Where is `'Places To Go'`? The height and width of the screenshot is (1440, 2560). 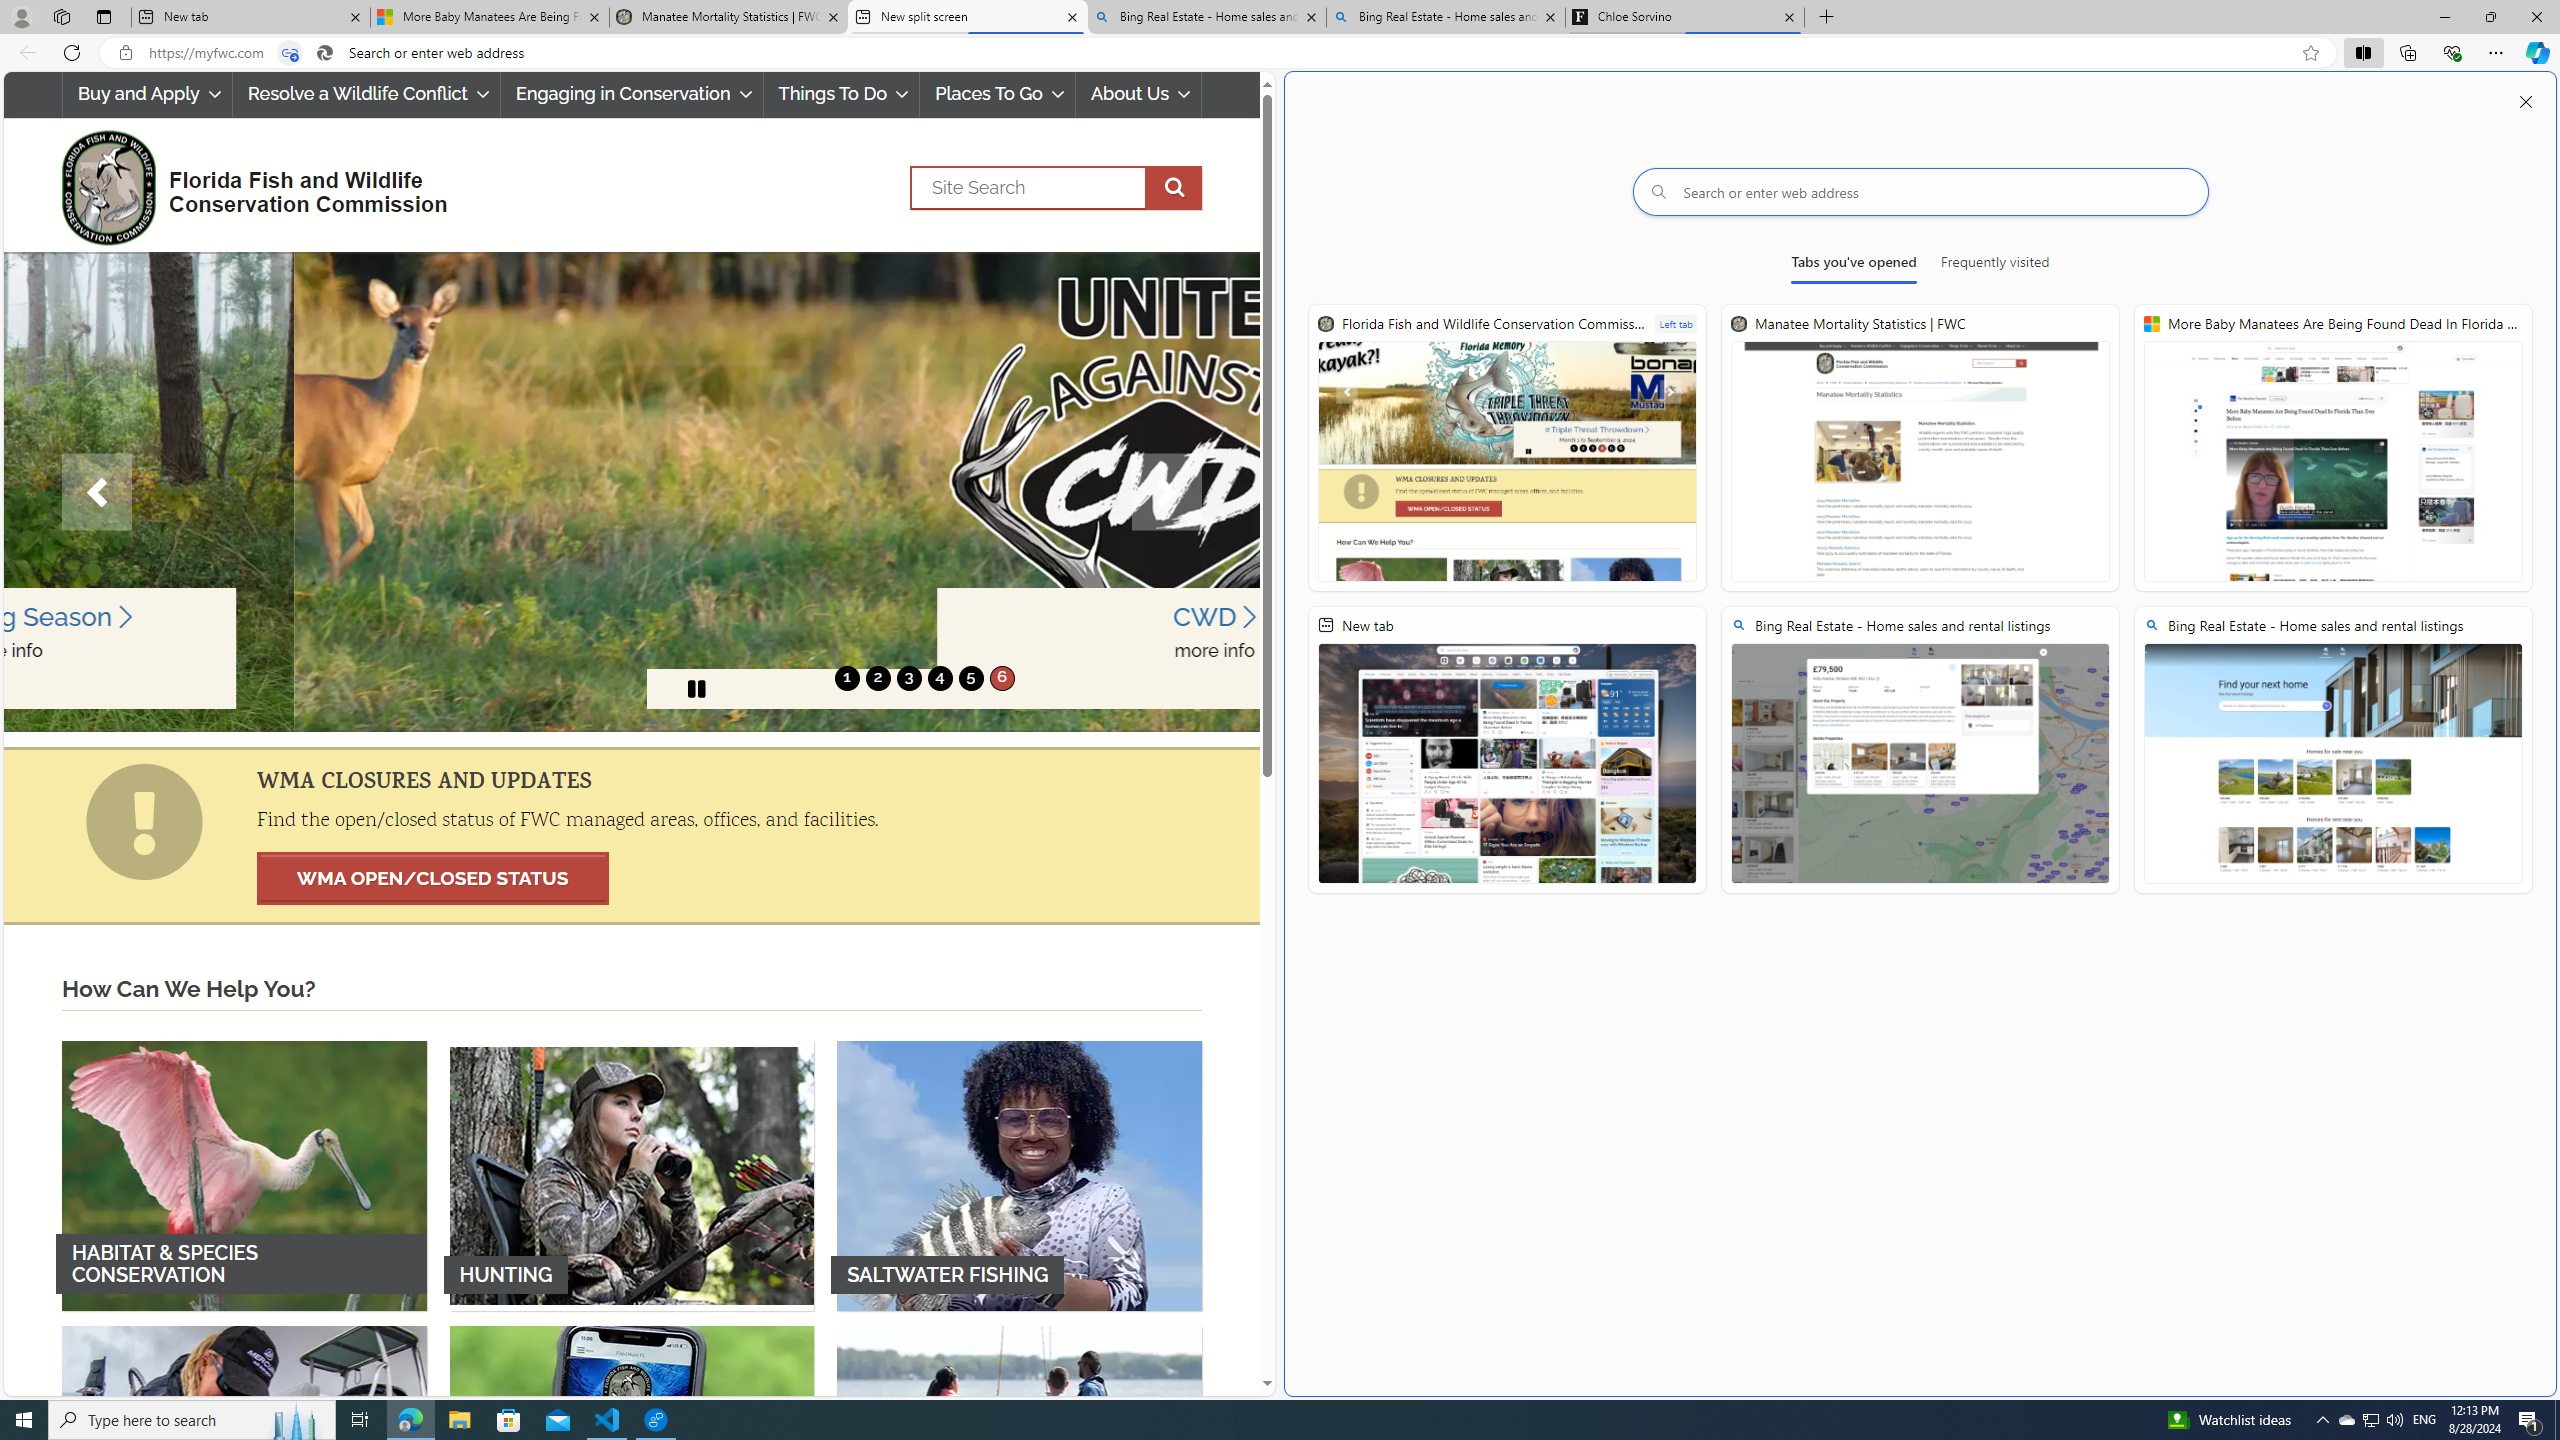 'Places To Go' is located at coordinates (996, 93).